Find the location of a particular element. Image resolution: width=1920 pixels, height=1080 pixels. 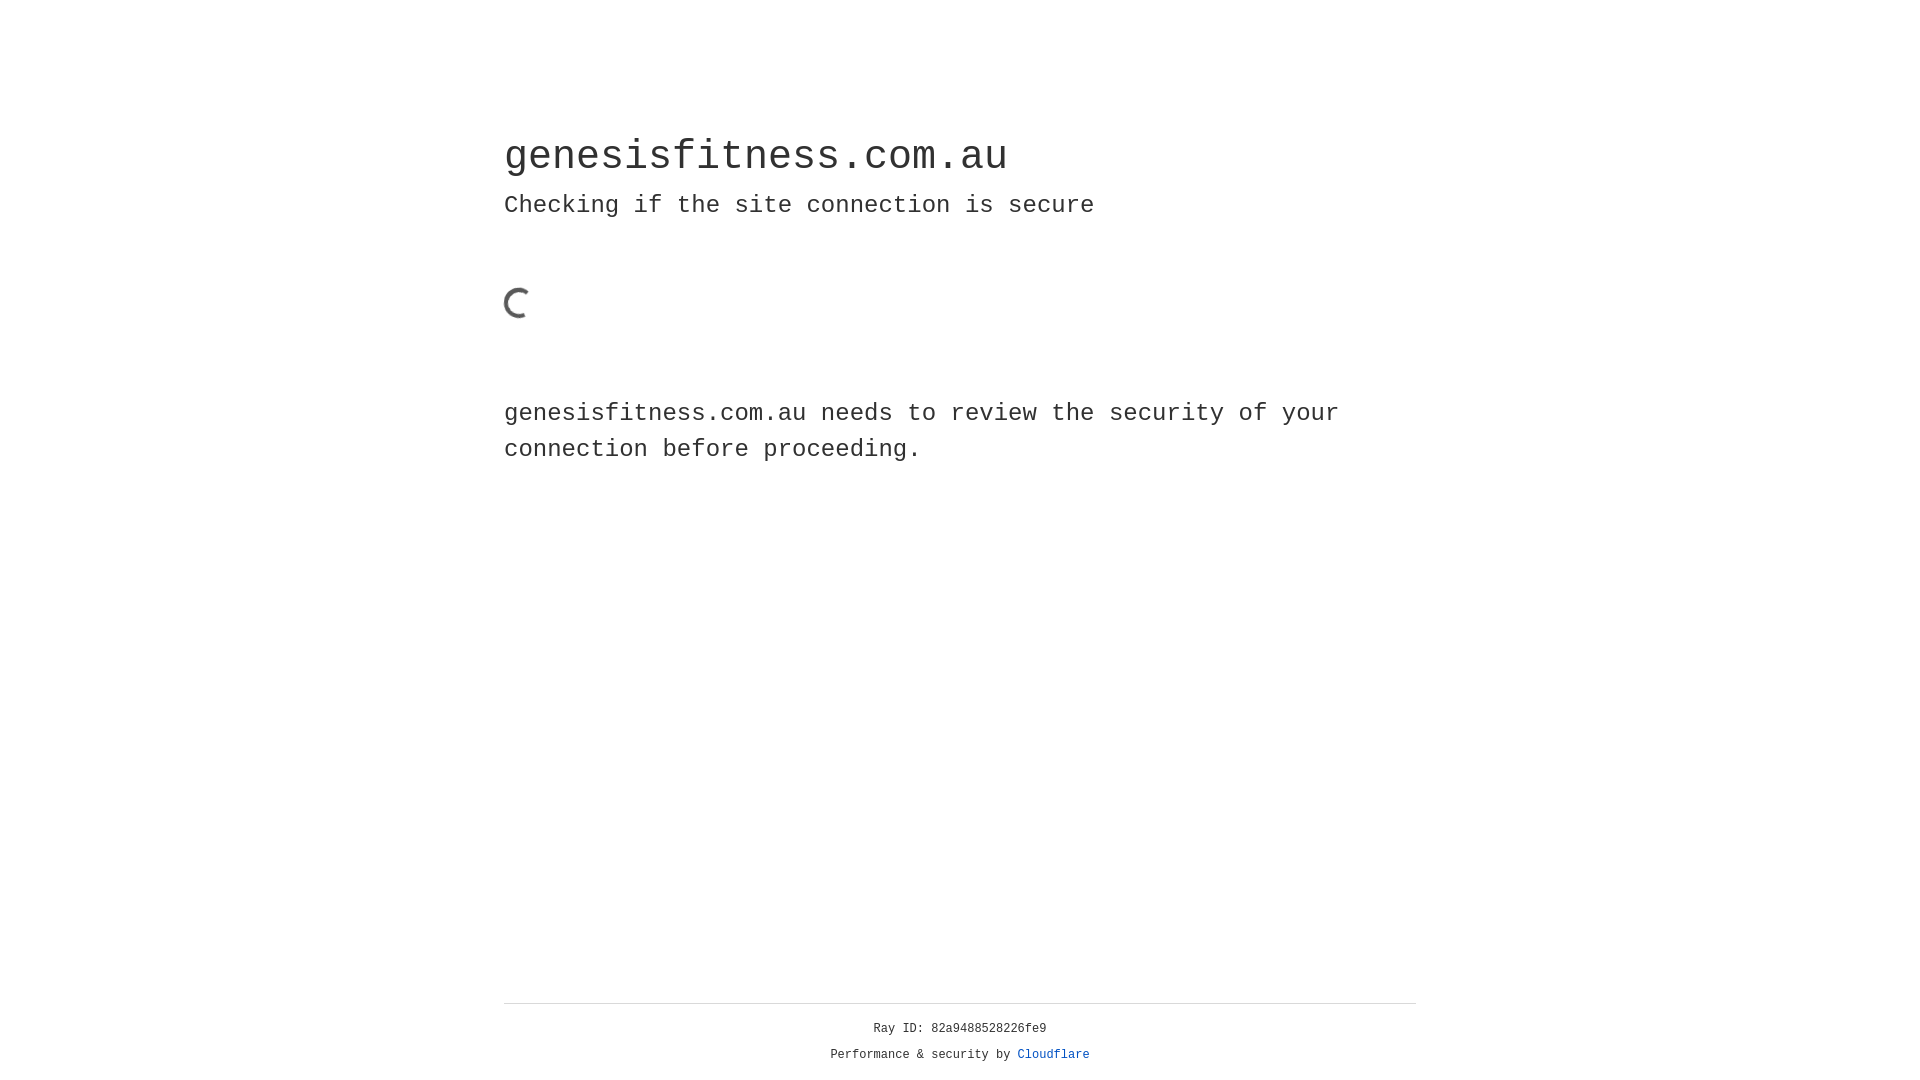

'Cloudflare' is located at coordinates (1053, 1054).